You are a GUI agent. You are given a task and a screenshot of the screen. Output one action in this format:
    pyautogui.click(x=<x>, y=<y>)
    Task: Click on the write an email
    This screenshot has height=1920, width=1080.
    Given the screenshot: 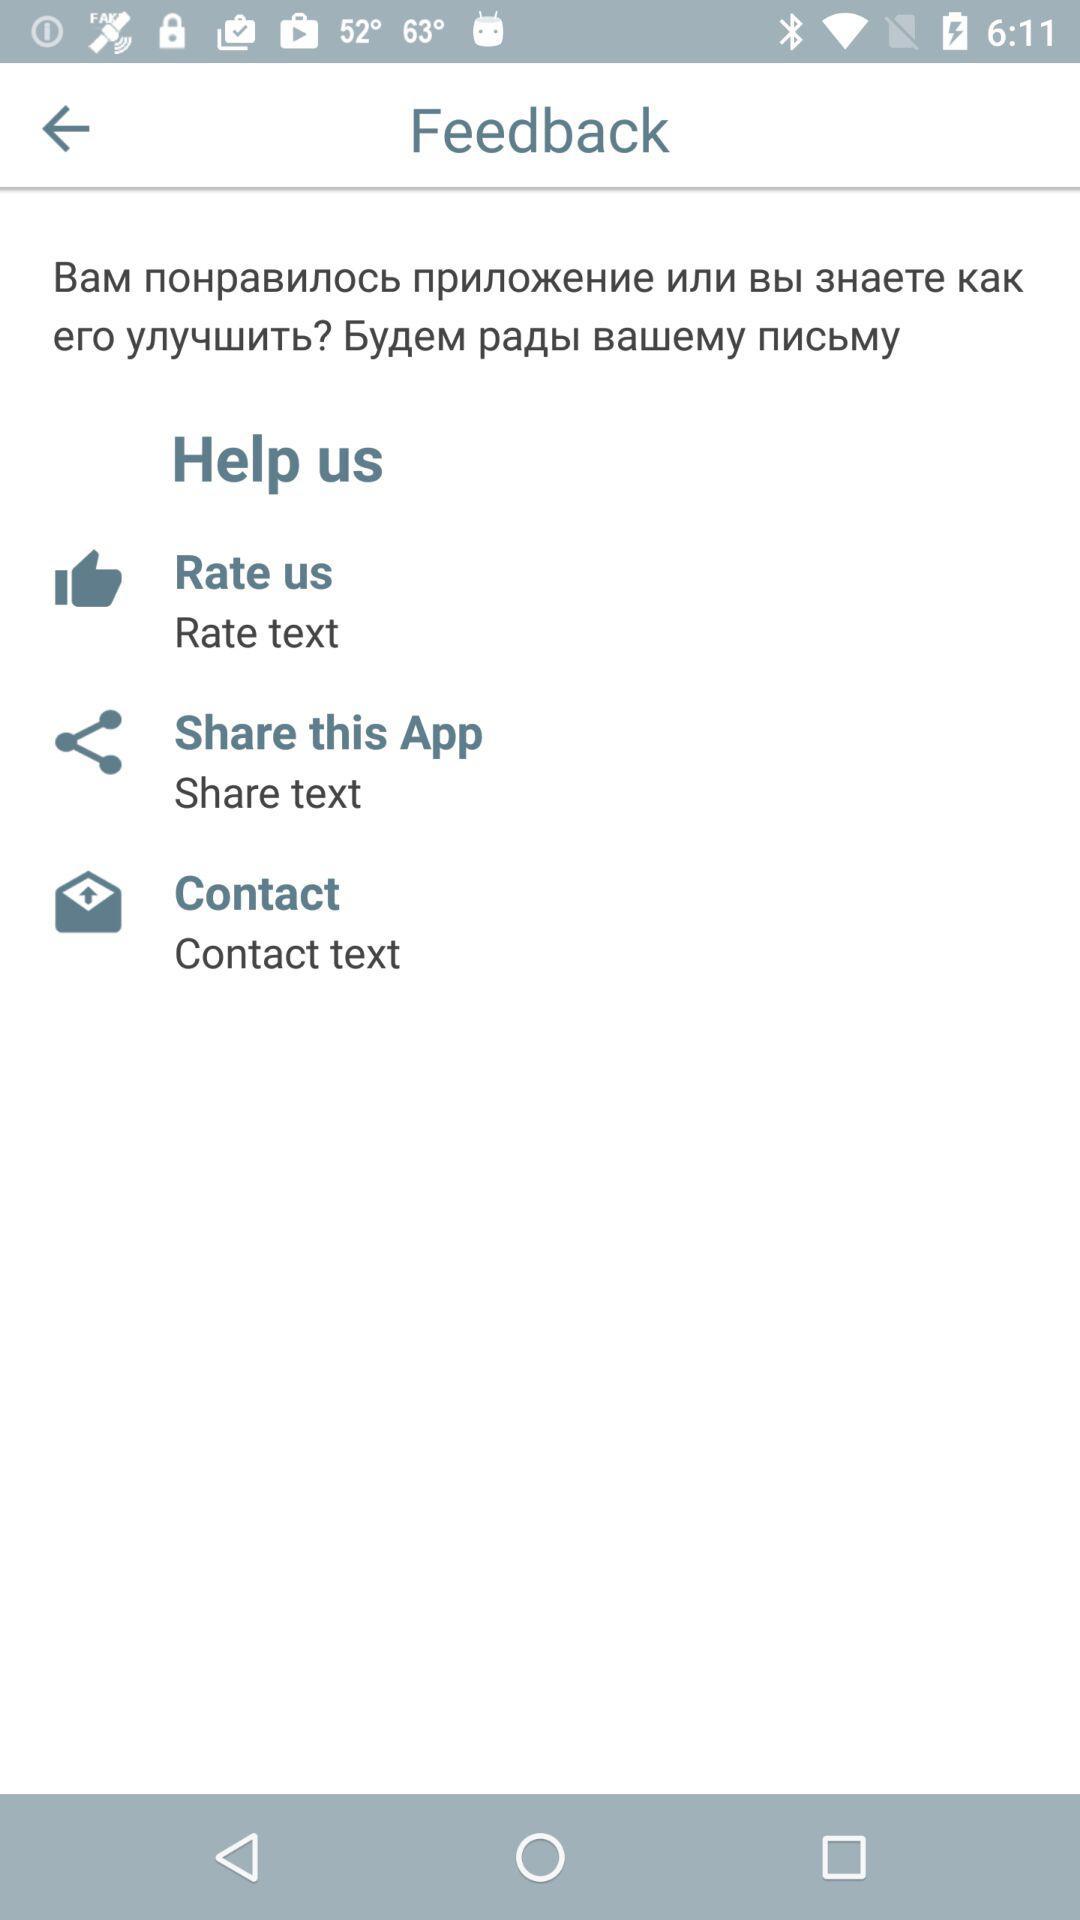 What is the action you would take?
    pyautogui.click(x=86, y=901)
    